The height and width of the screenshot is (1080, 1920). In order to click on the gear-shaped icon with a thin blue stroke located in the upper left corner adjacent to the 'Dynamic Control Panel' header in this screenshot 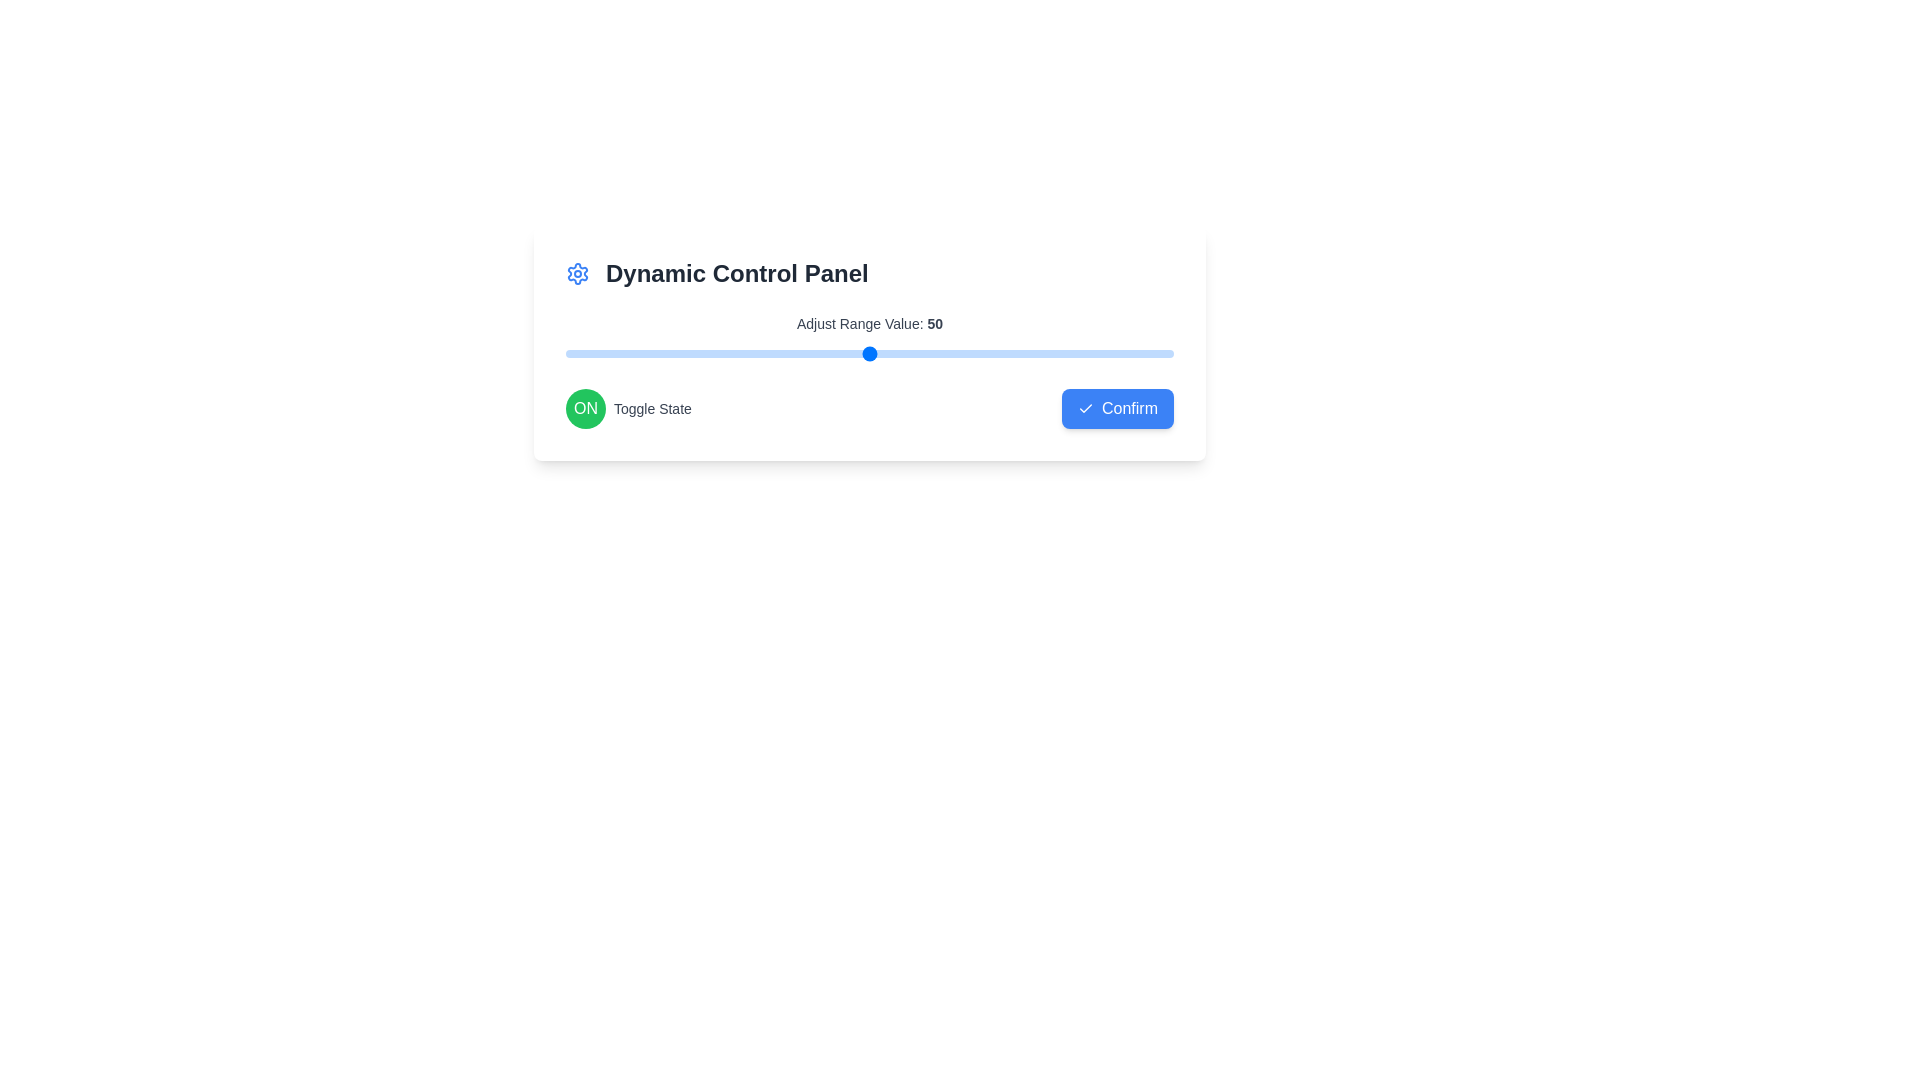, I will do `click(576, 273)`.